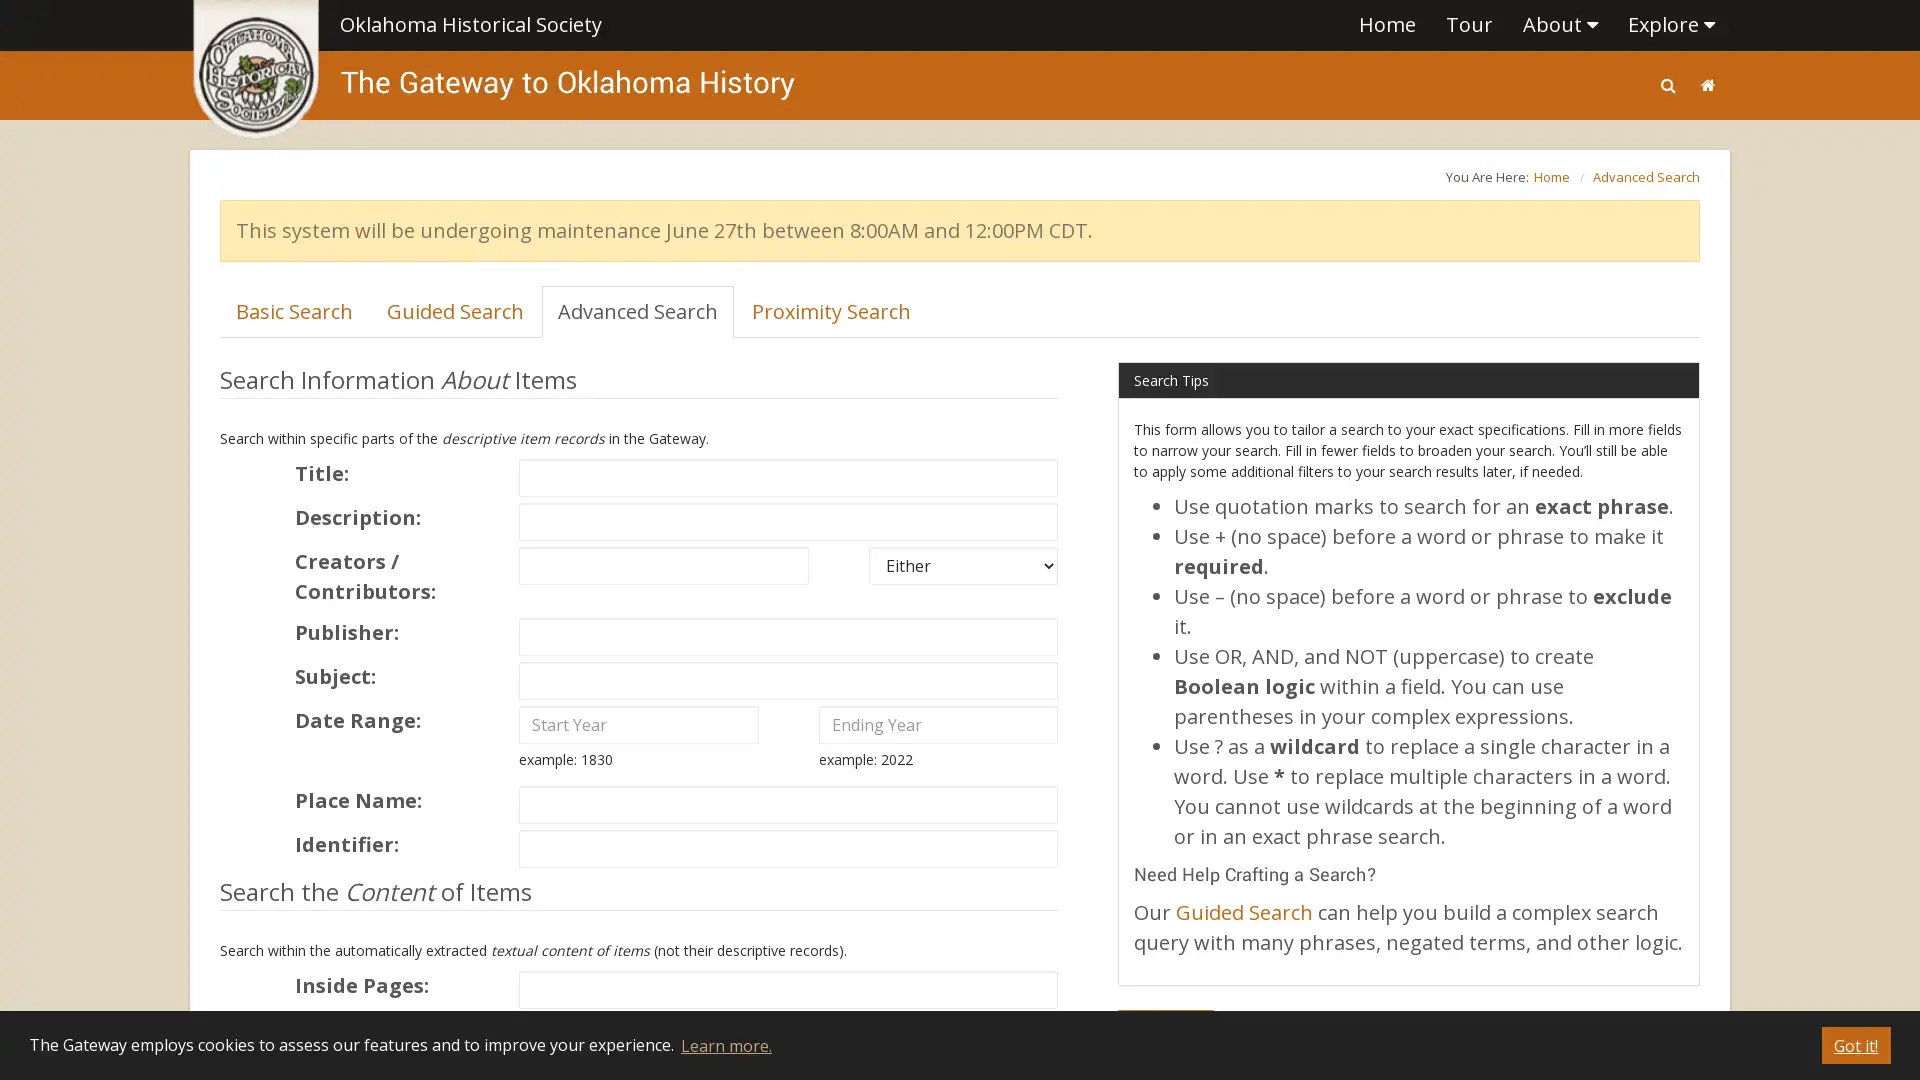  I want to click on dismiss cookie message, so click(1855, 1044).